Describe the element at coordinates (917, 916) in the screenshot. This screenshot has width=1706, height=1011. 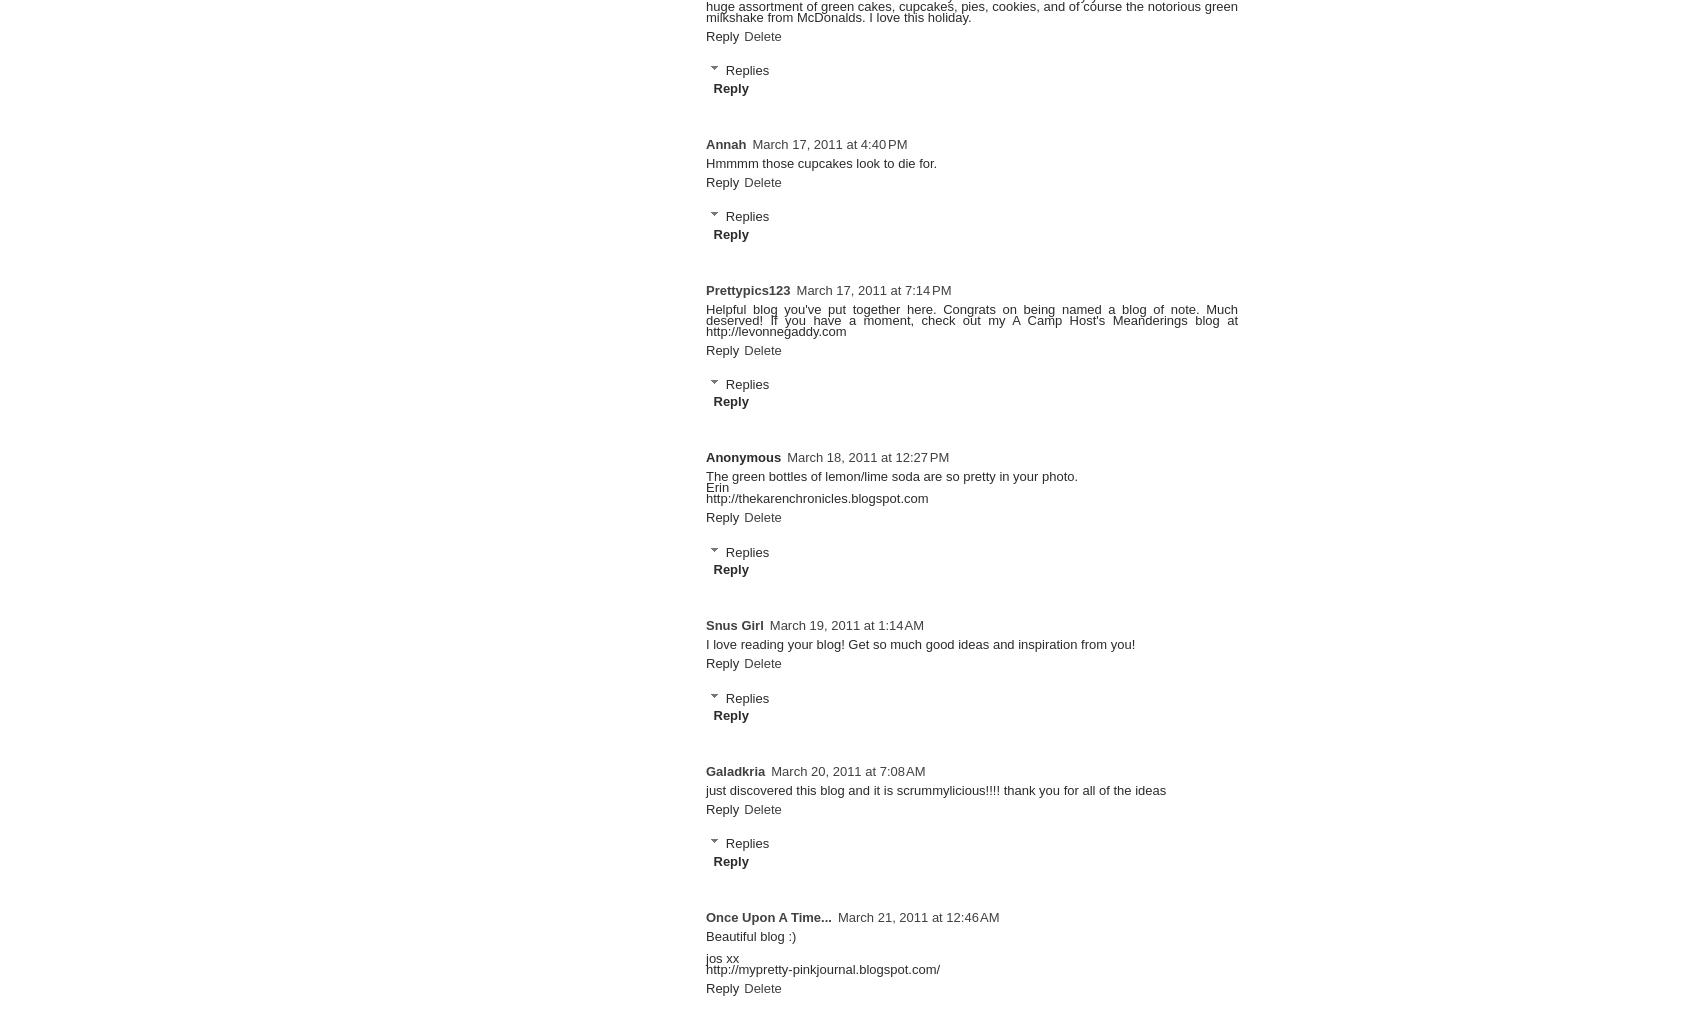
I see `'March 21, 2011 at 12:46 AM'` at that location.